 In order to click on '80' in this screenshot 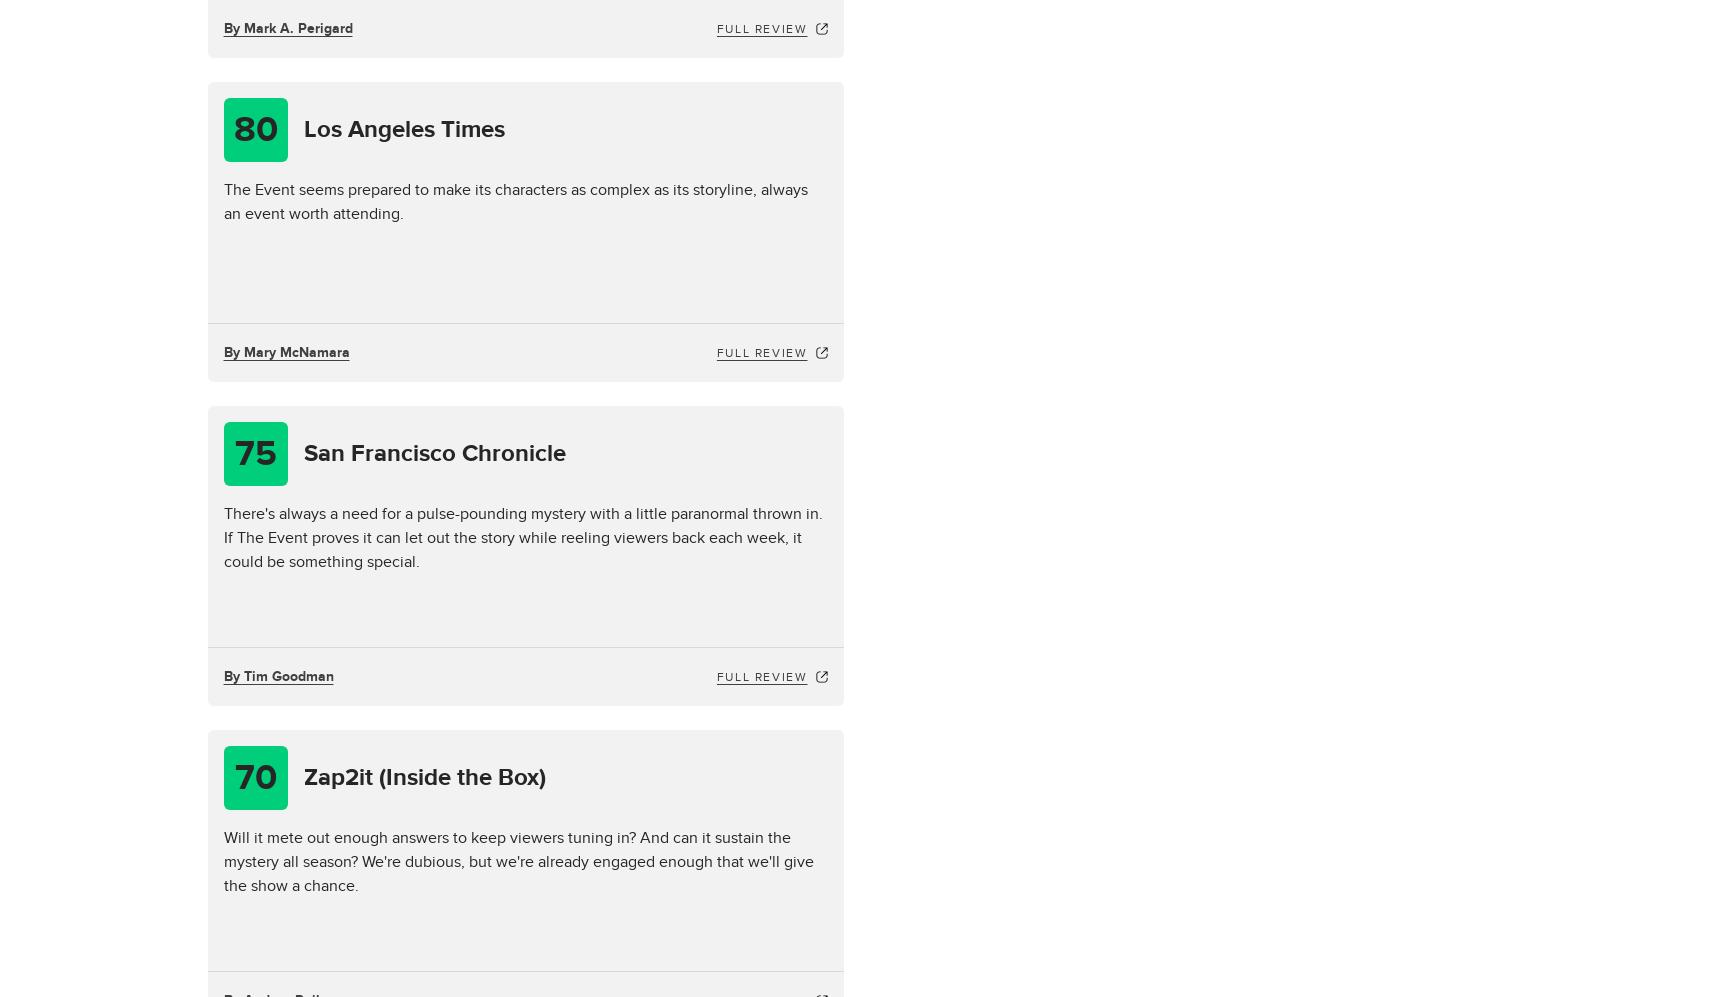, I will do `click(232, 130)`.